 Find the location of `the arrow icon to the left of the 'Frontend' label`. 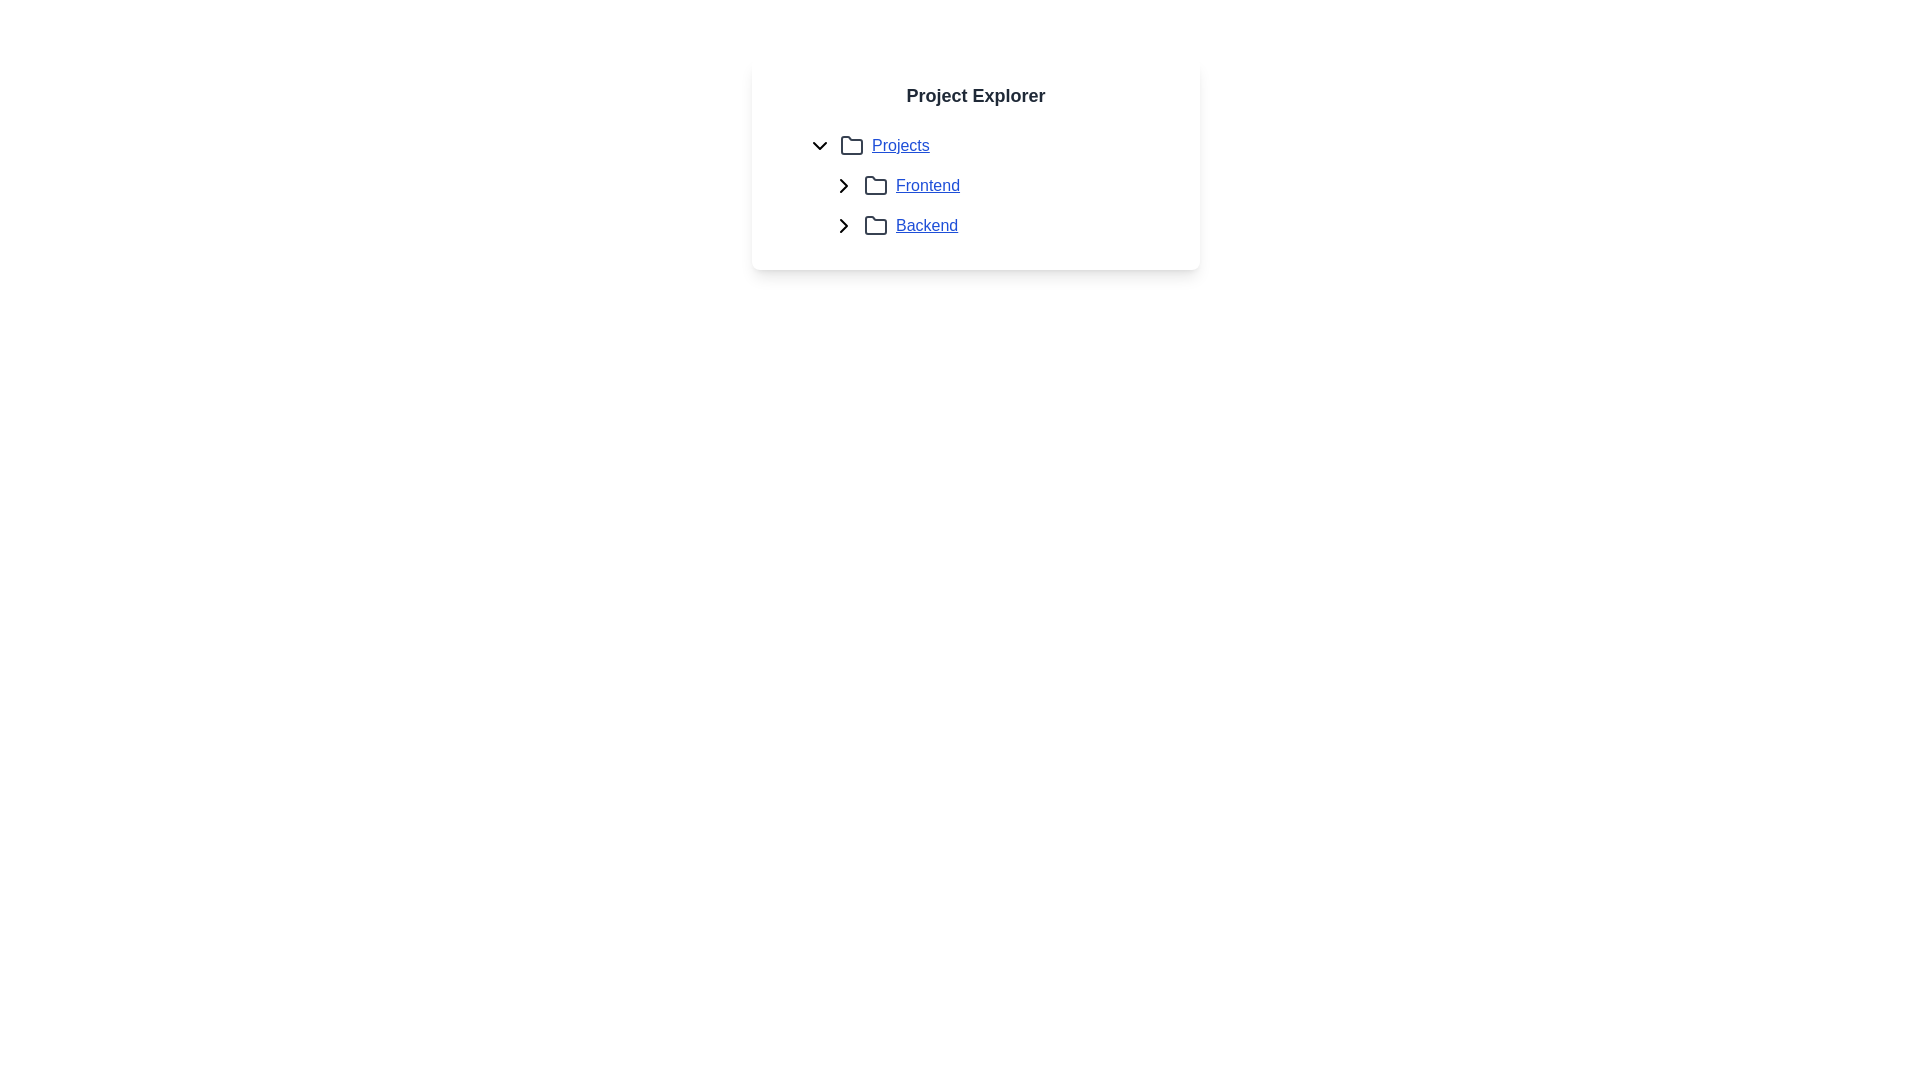

the arrow icon to the left of the 'Frontend' label is located at coordinates (844, 185).